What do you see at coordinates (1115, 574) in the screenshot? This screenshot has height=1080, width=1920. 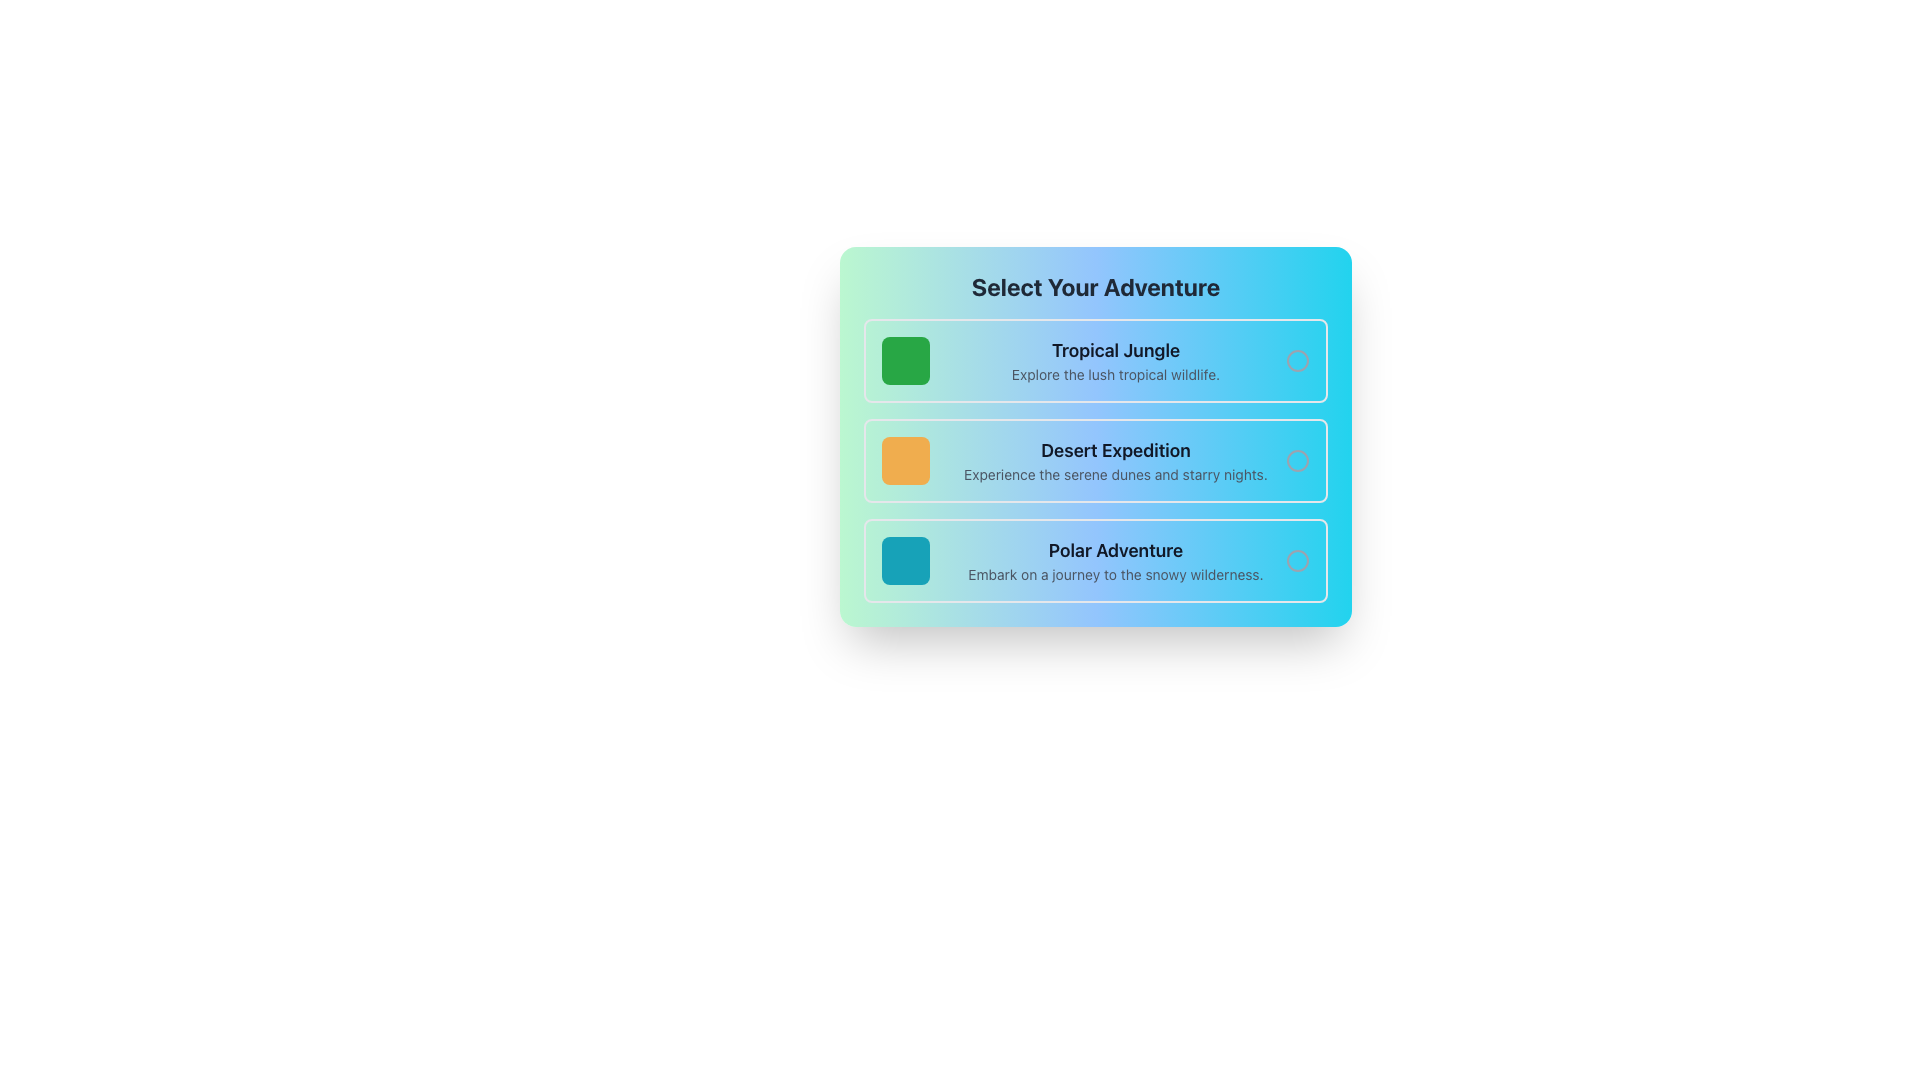 I see `descriptive subtitle or tagline for the 'Polar Adventure' option, located below the title within the 'Select Your Adventure' card` at bounding box center [1115, 574].